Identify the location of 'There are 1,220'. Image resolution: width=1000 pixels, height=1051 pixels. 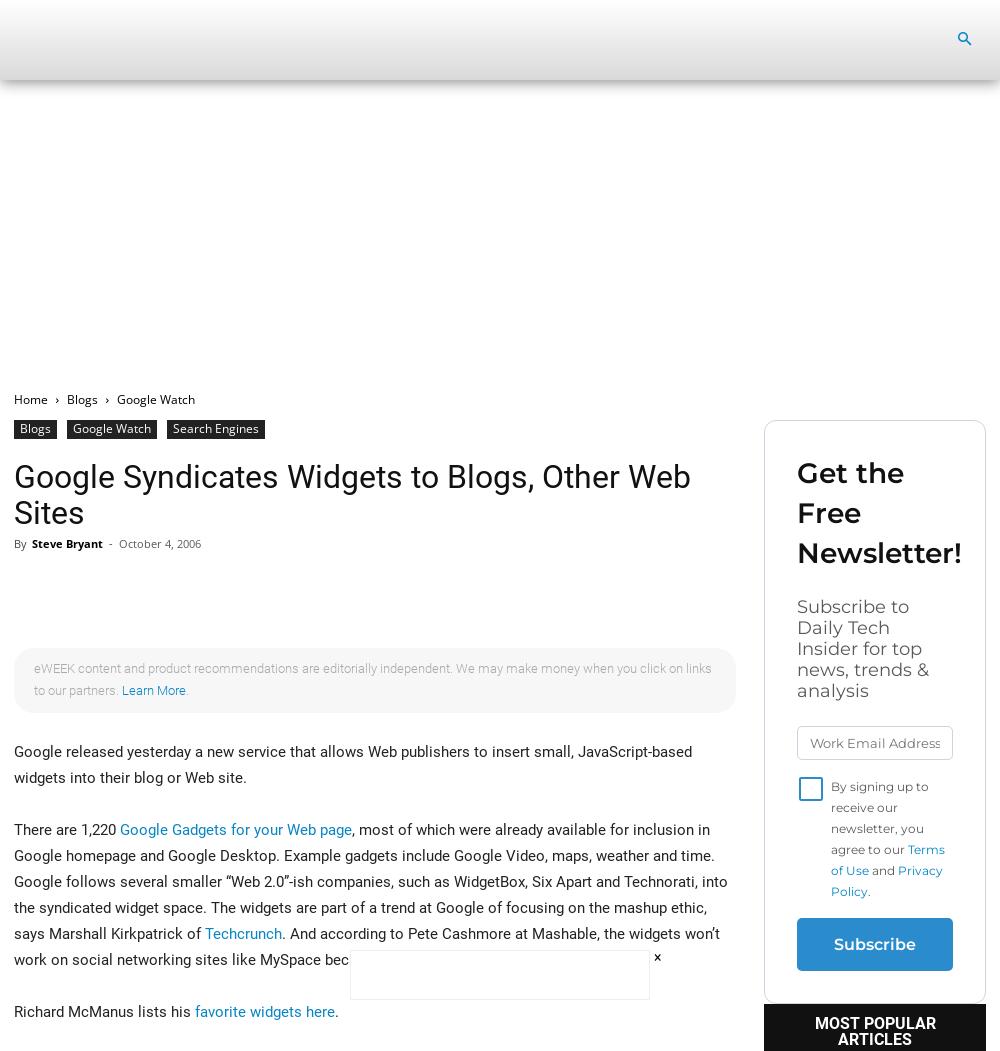
(66, 829).